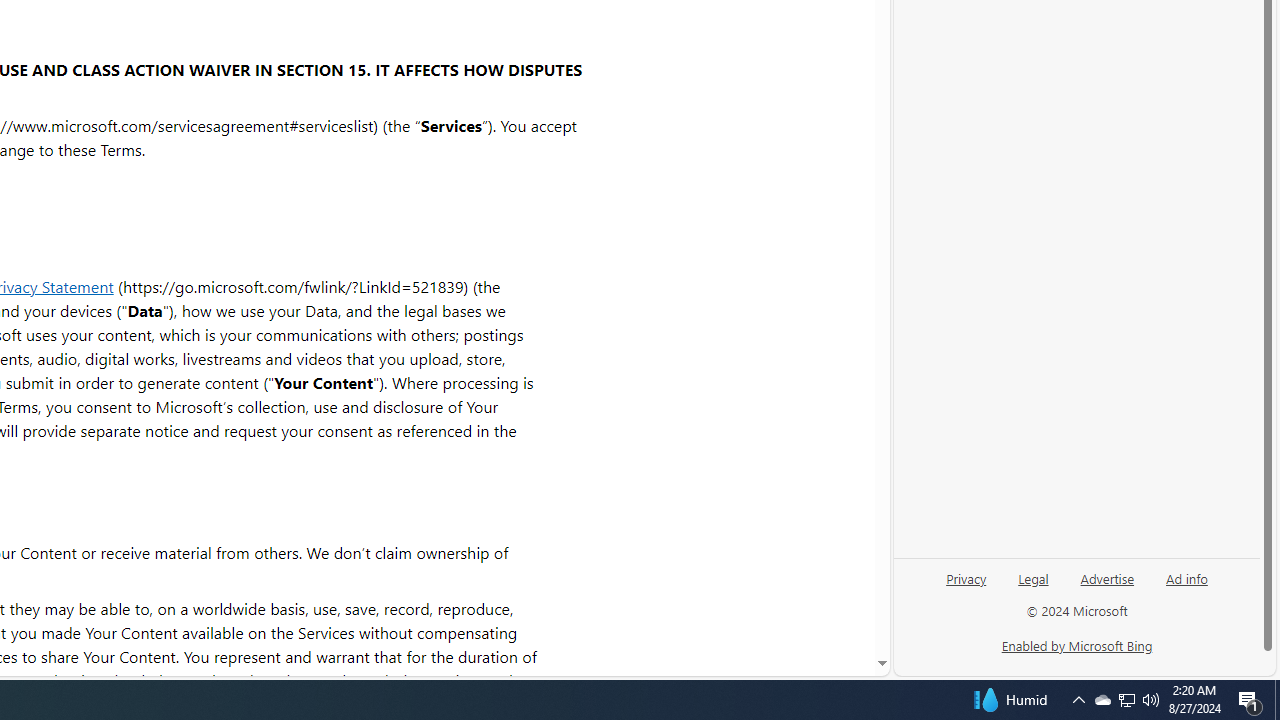 This screenshot has width=1280, height=720. I want to click on 'Ad info', so click(1187, 577).